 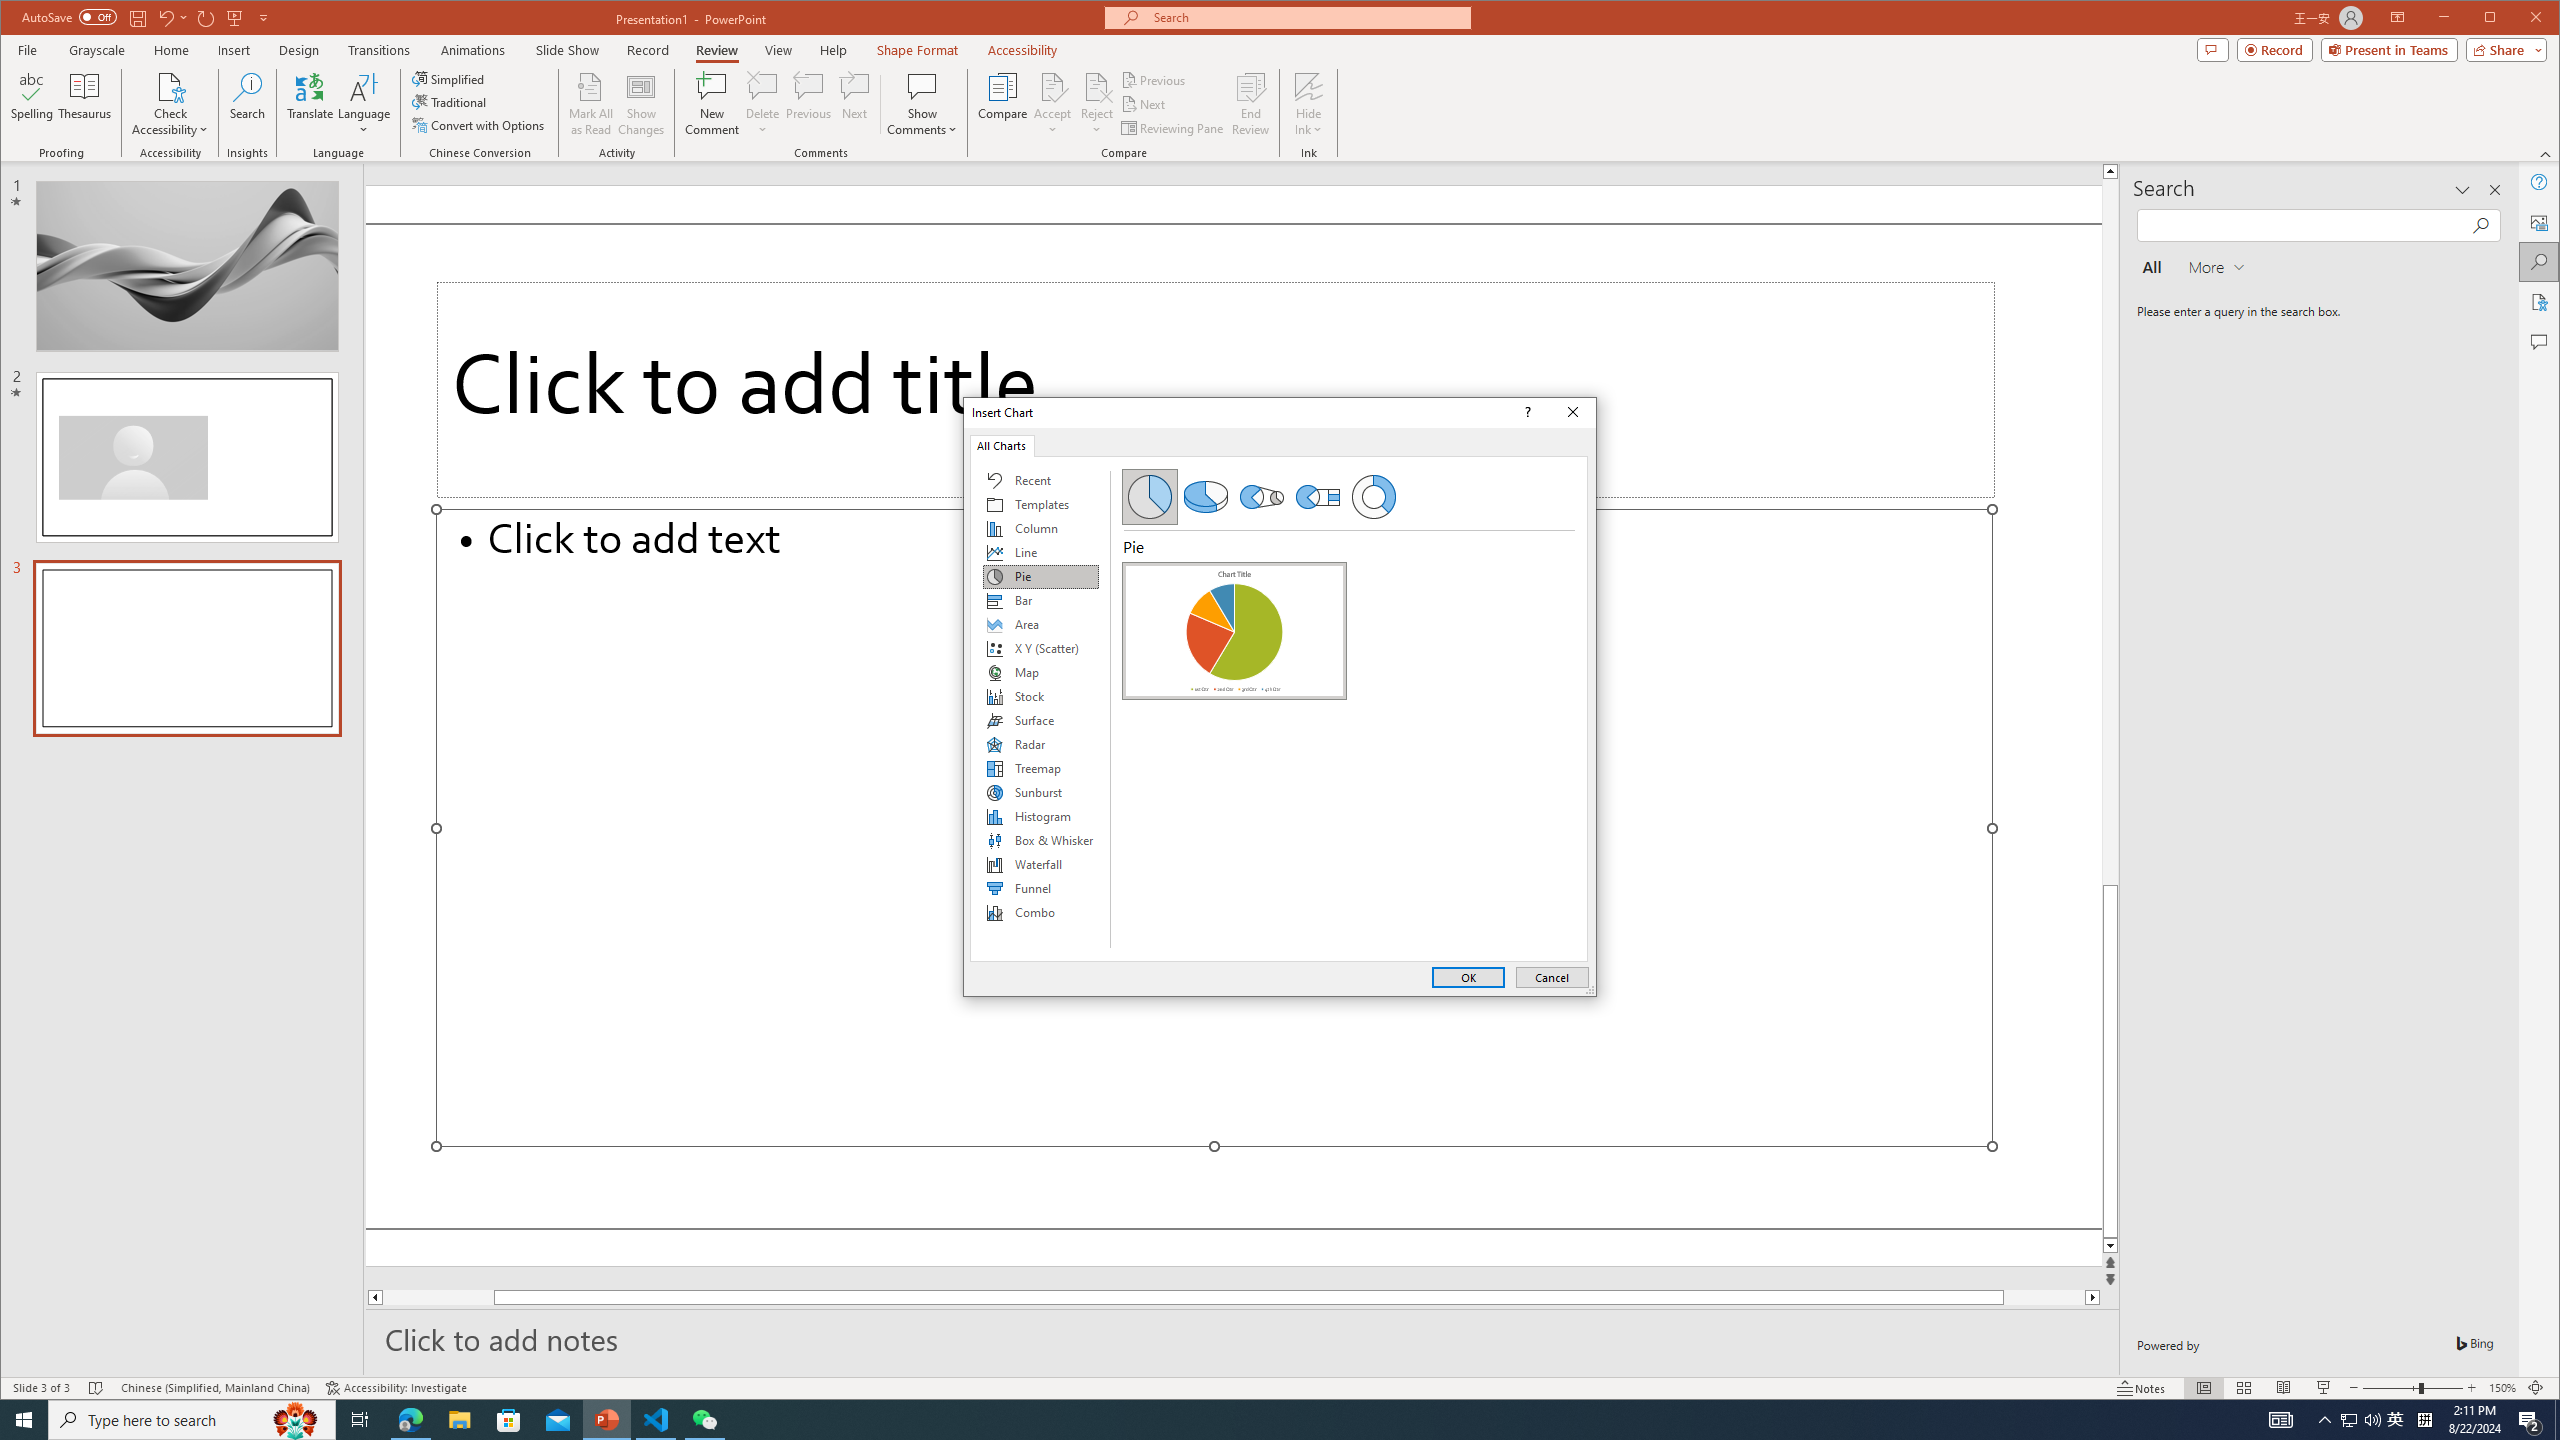 What do you see at coordinates (1039, 792) in the screenshot?
I see `'Sunburst'` at bounding box center [1039, 792].